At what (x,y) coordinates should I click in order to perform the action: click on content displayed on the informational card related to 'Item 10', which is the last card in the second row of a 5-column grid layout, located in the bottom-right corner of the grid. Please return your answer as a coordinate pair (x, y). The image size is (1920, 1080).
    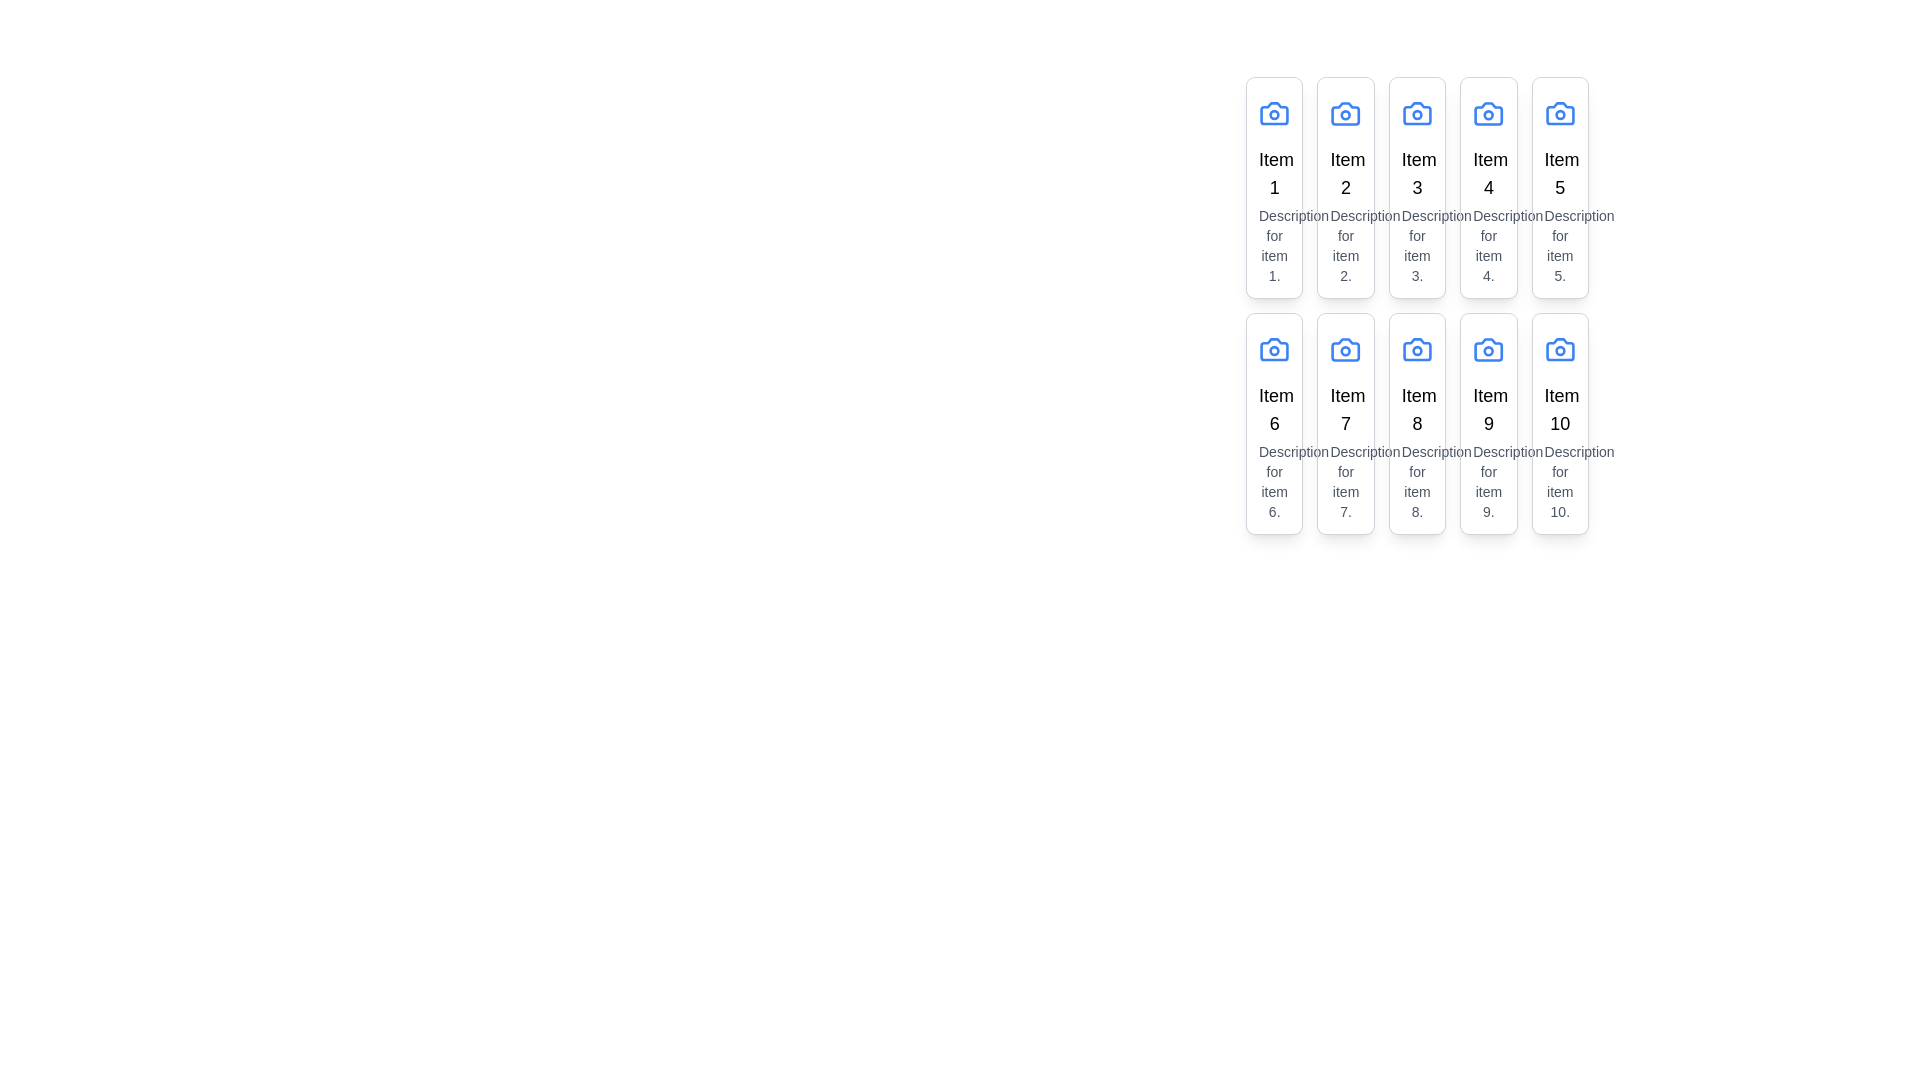
    Looking at the image, I should click on (1559, 423).